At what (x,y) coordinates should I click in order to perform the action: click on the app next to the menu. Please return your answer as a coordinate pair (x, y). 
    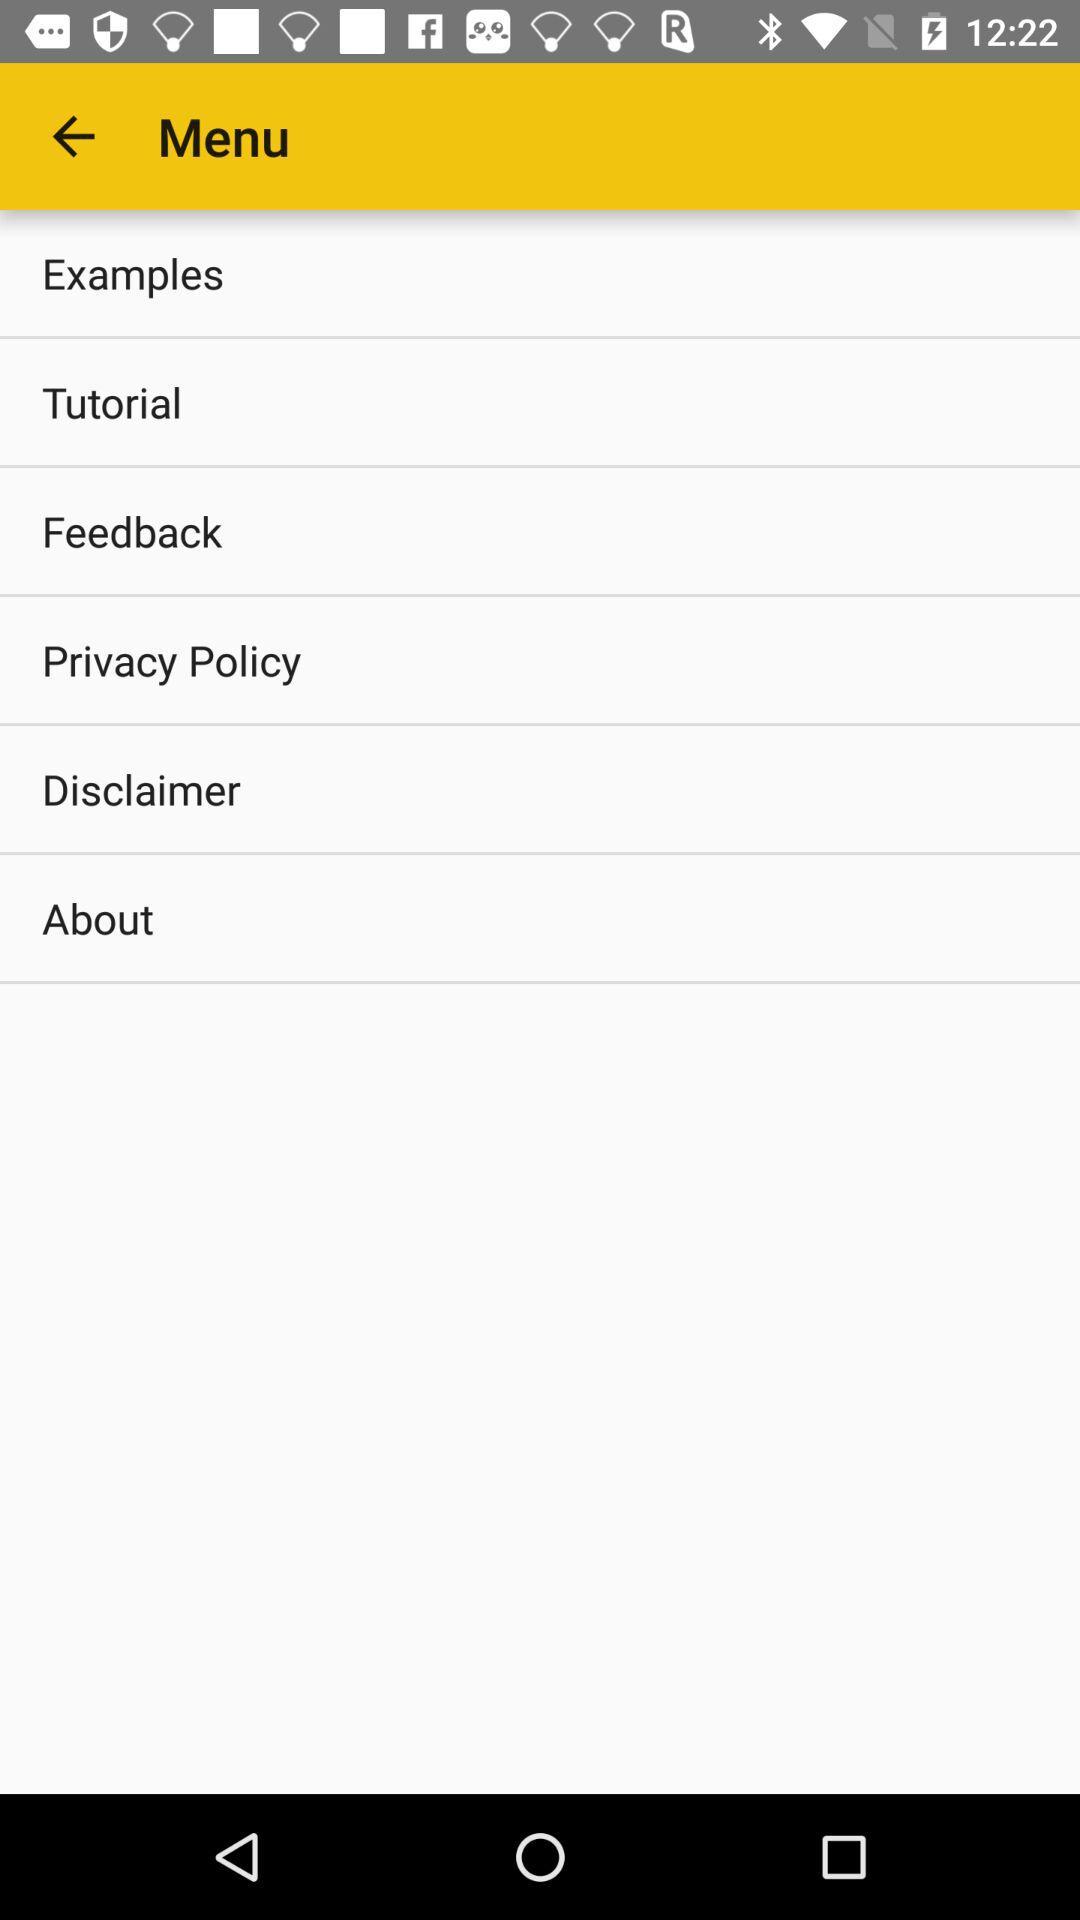
    Looking at the image, I should click on (72, 135).